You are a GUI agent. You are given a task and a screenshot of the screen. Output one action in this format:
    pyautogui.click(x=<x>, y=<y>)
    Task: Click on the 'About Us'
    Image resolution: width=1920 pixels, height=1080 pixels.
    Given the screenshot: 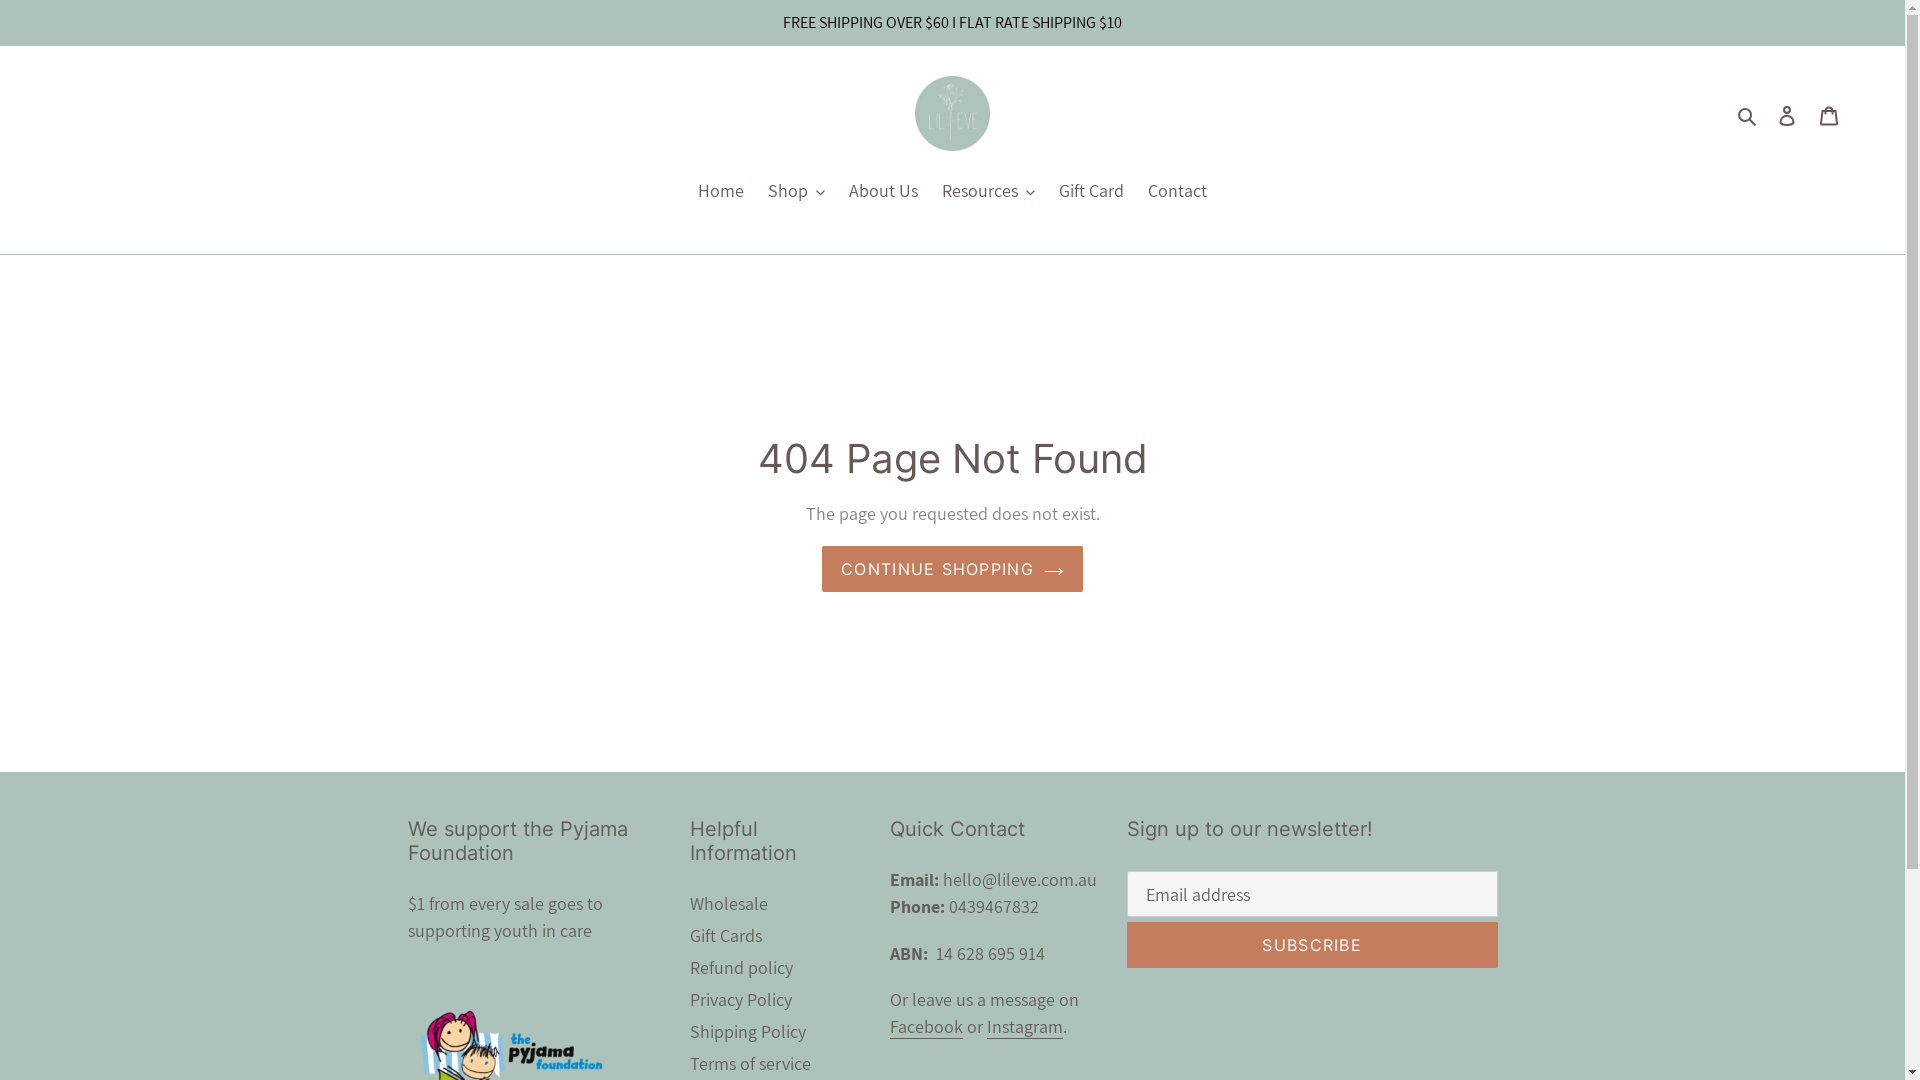 What is the action you would take?
    pyautogui.click(x=882, y=191)
    